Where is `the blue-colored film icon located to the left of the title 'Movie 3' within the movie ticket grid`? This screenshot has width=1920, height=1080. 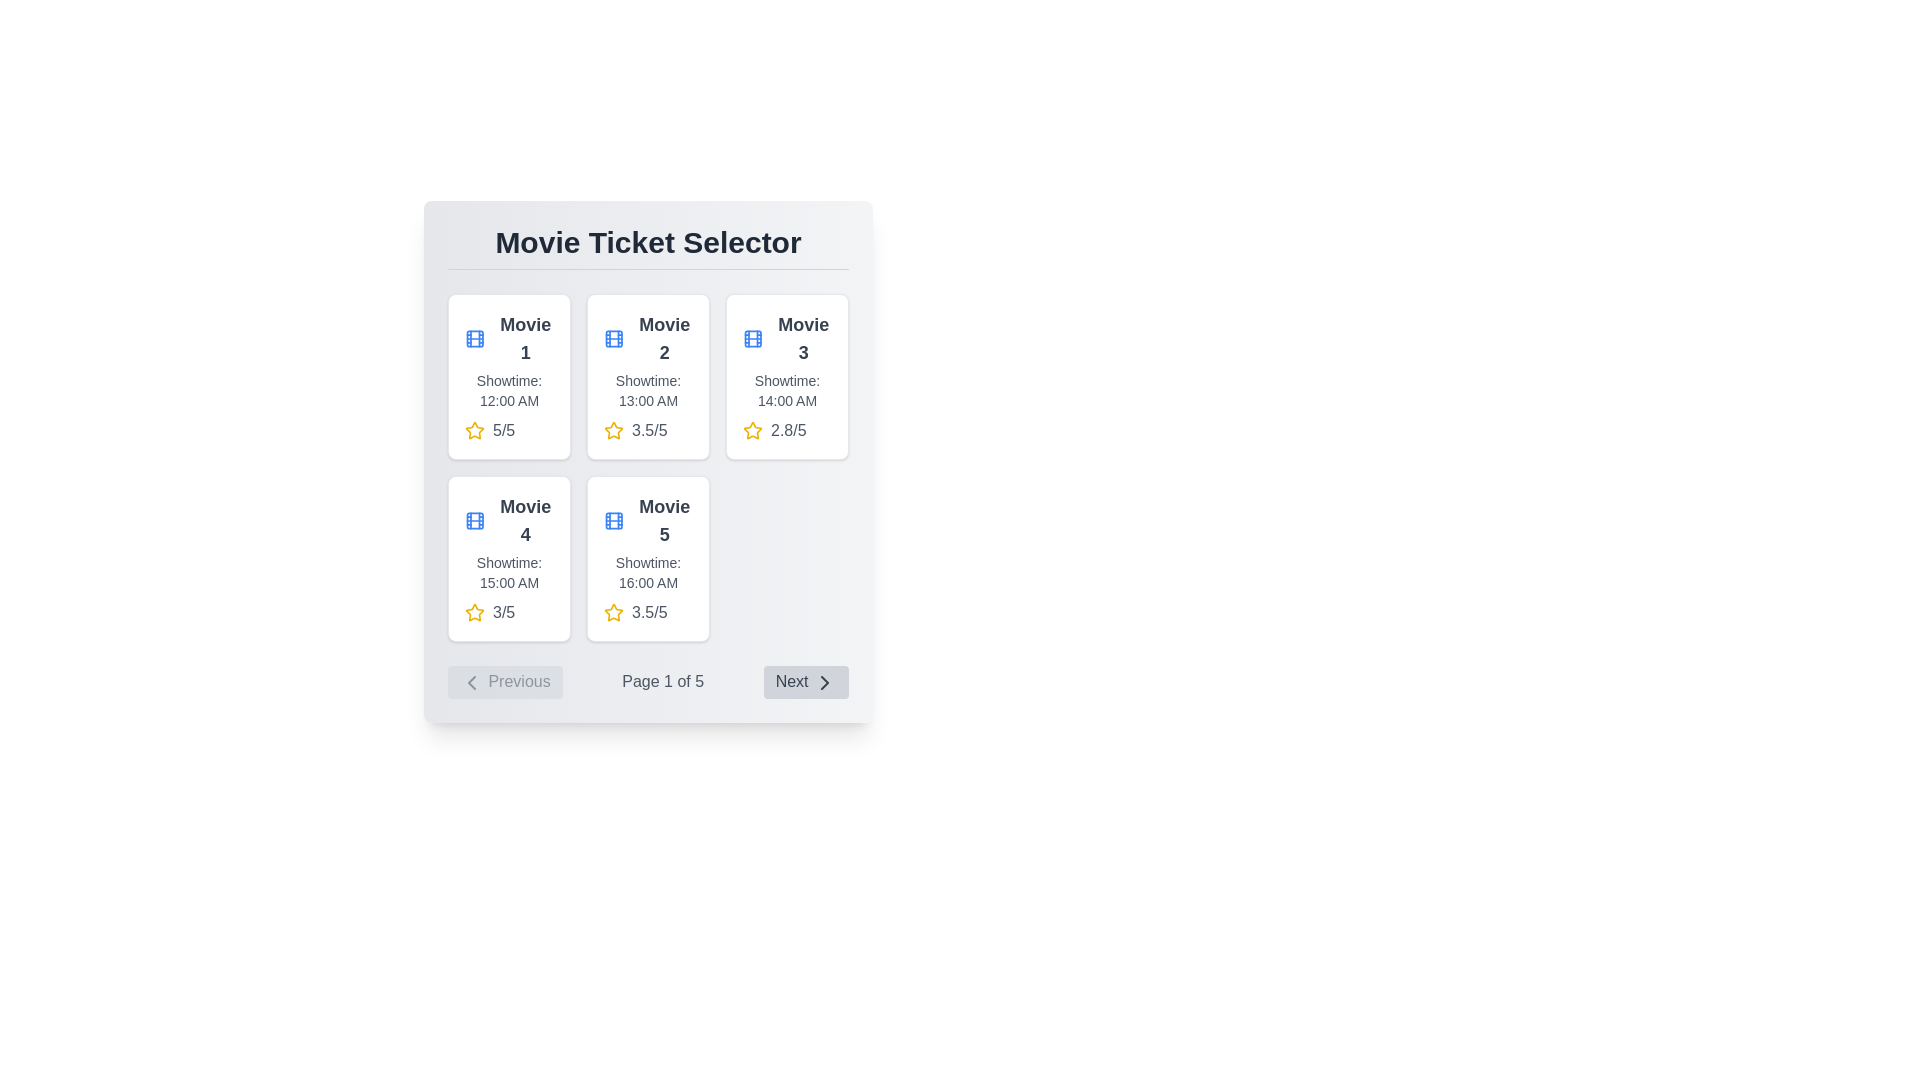 the blue-colored film icon located to the left of the title 'Movie 3' within the movie ticket grid is located at coordinates (752, 338).